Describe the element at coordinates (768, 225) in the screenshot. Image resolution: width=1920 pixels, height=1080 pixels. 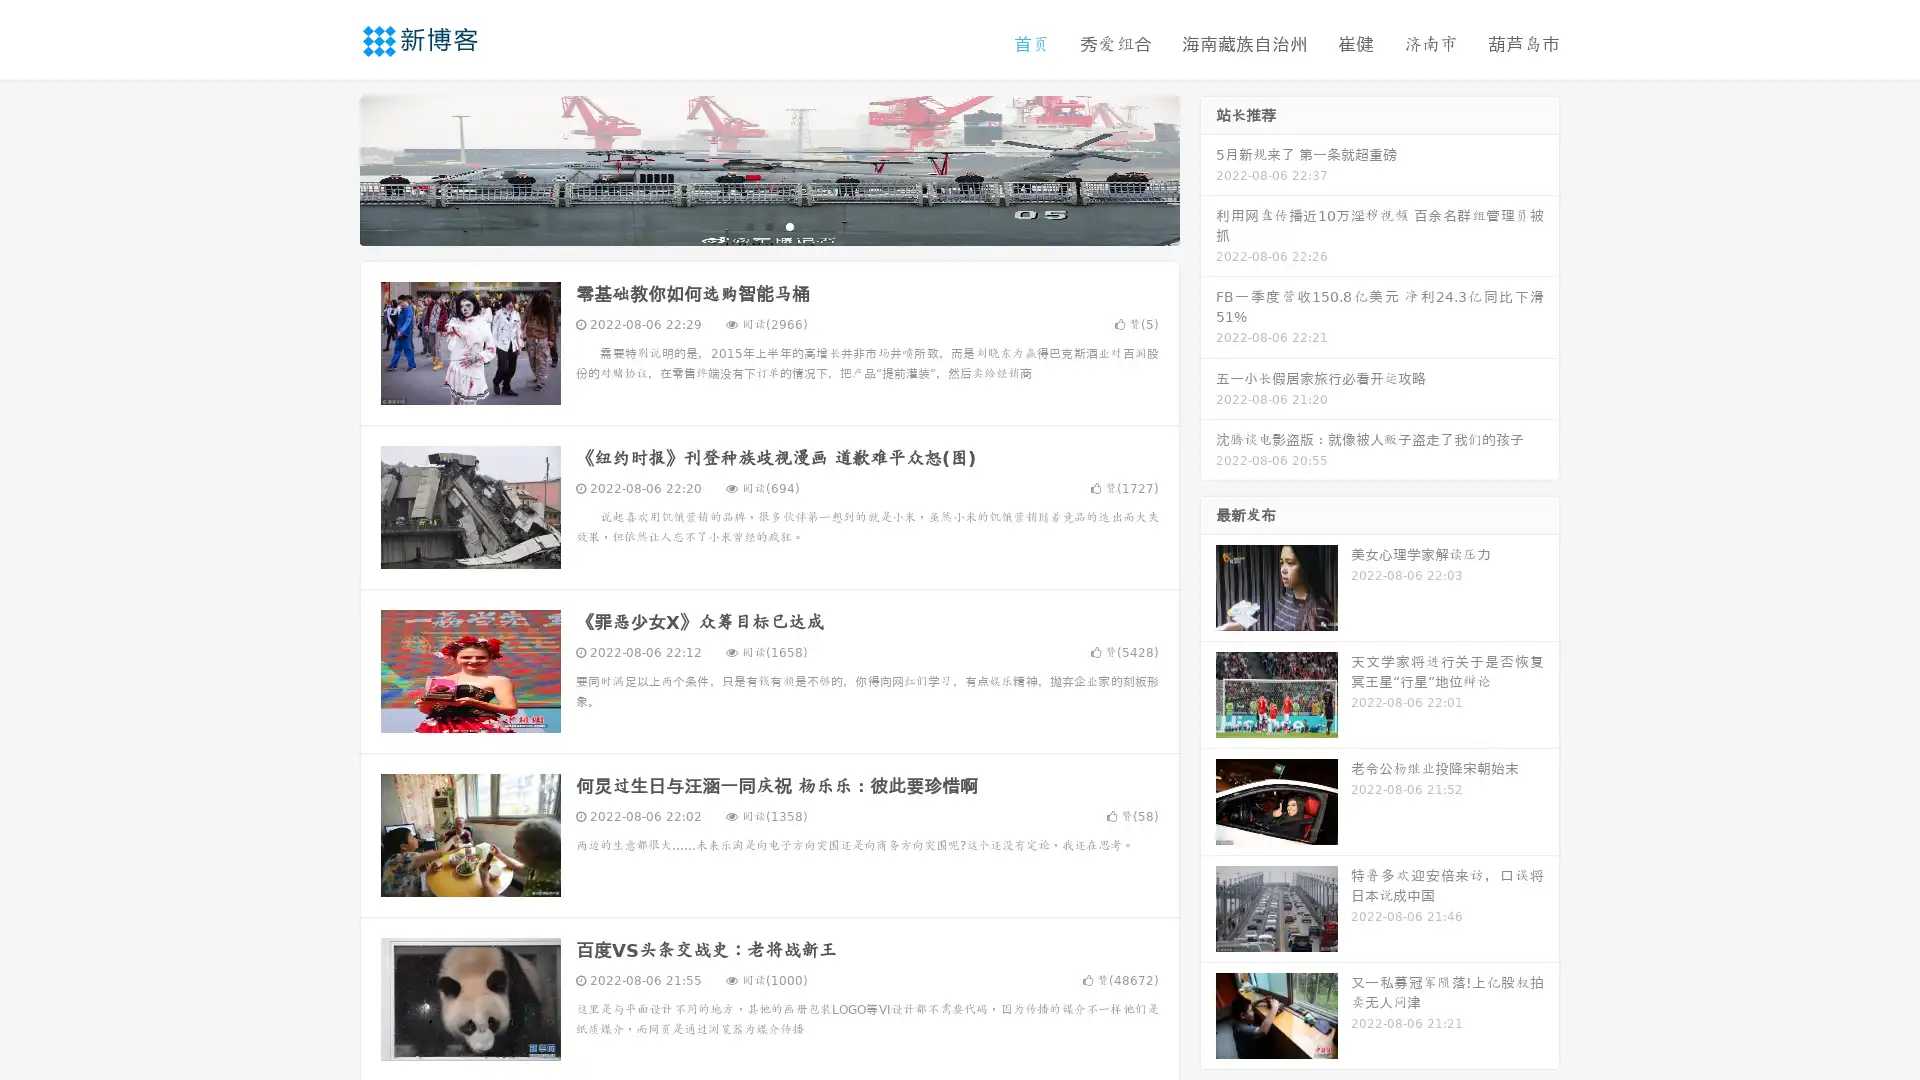
I see `Go to slide 2` at that location.